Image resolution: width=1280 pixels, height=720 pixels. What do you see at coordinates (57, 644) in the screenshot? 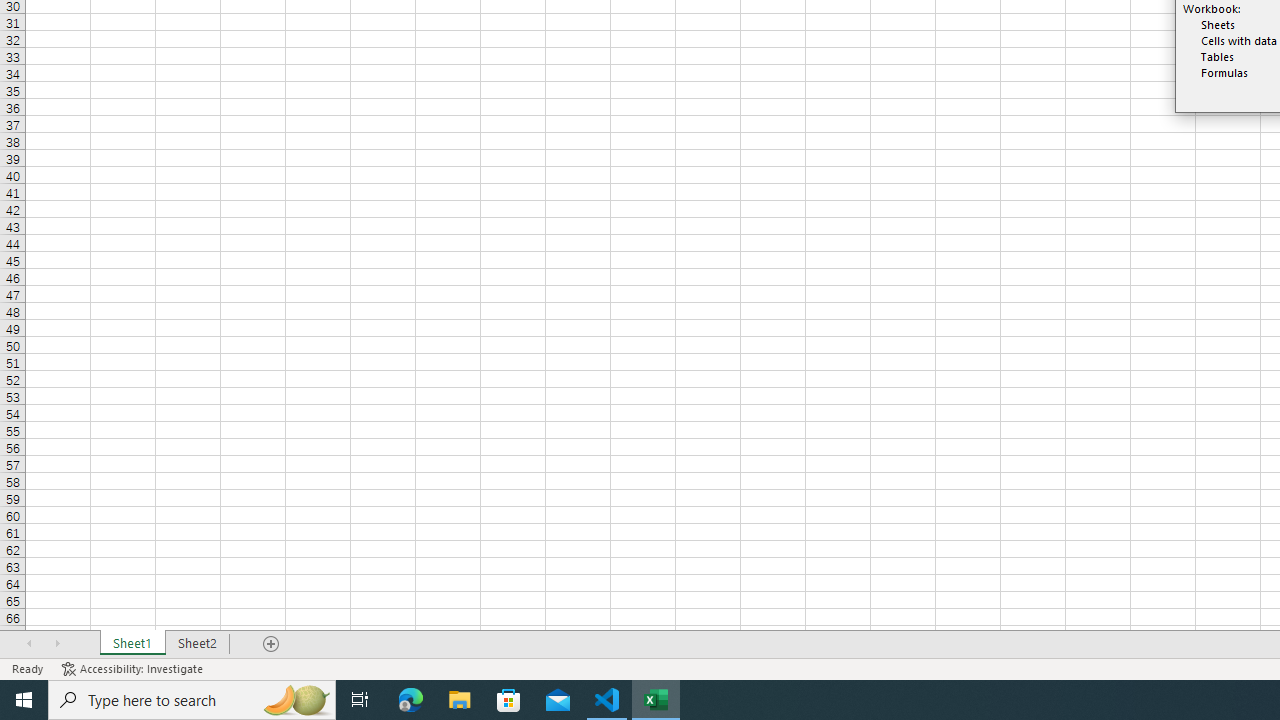
I see `'Scroll Right'` at bounding box center [57, 644].